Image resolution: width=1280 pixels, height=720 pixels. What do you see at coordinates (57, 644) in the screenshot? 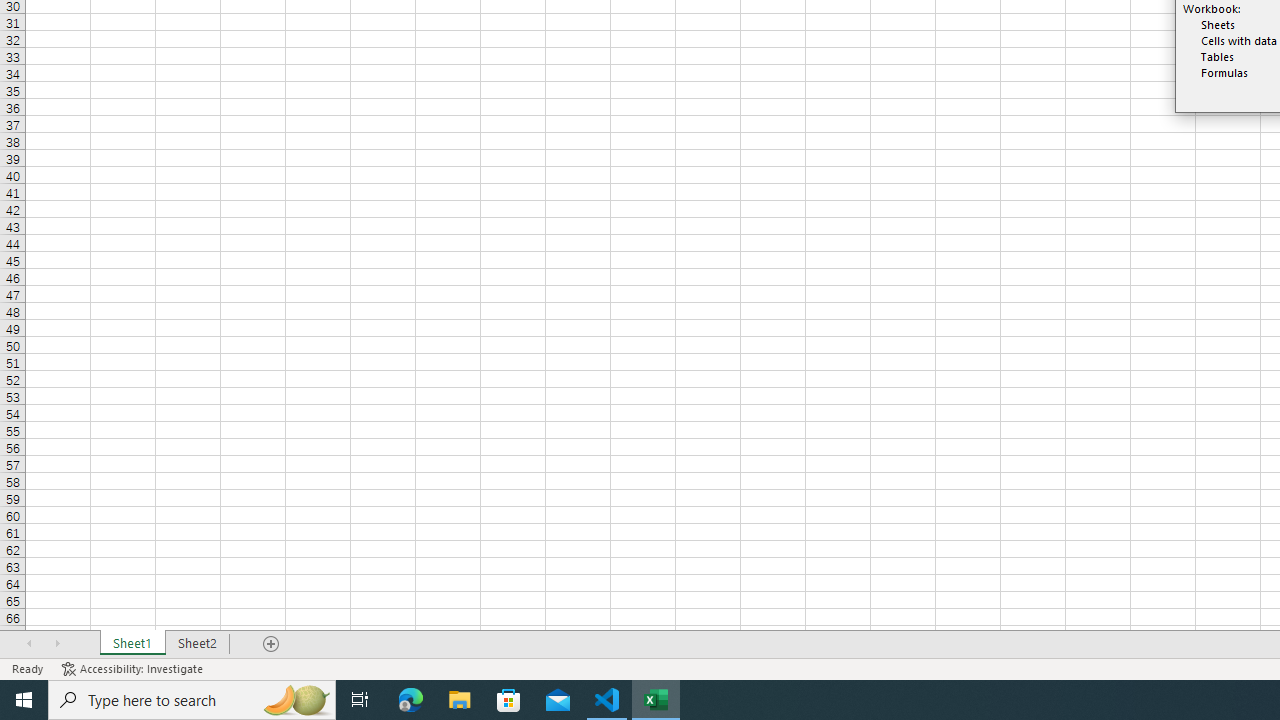
I see `'Scroll Right'` at bounding box center [57, 644].